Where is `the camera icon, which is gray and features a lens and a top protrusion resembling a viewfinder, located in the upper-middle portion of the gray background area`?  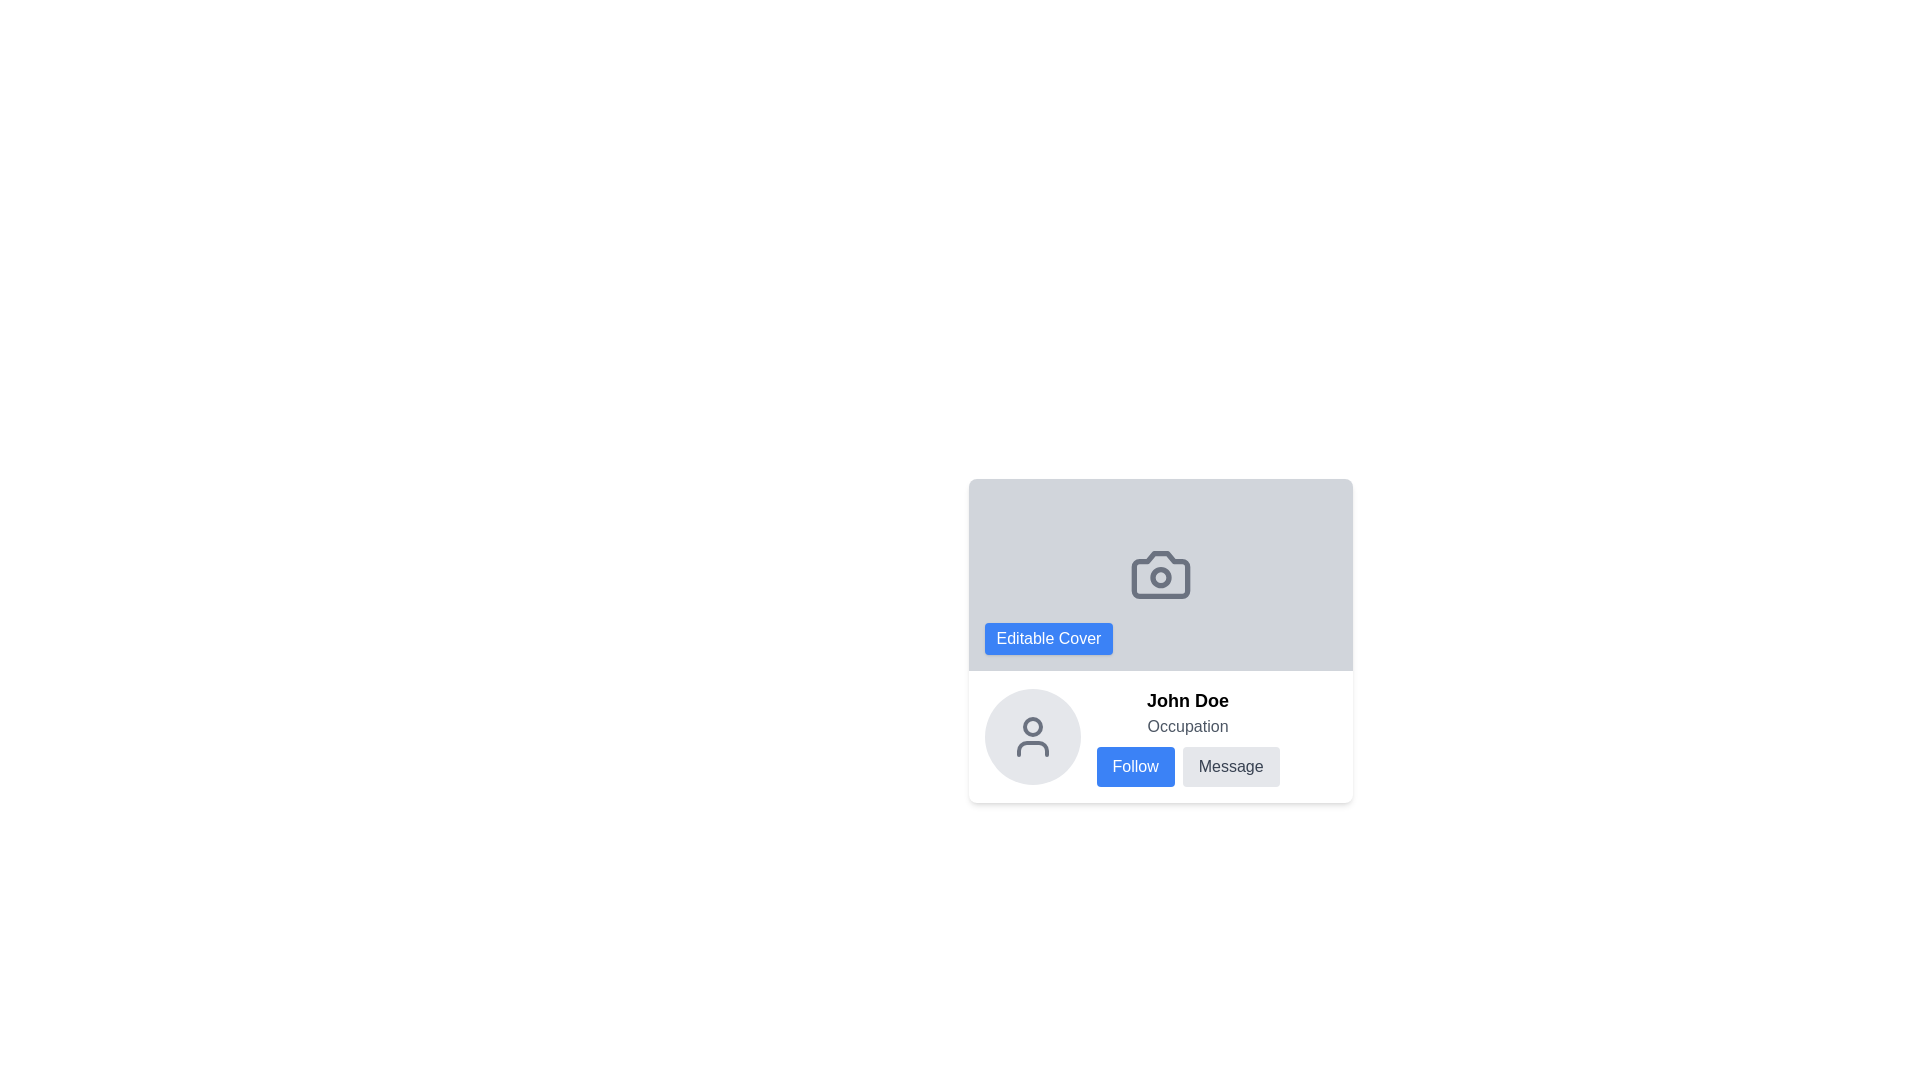
the camera icon, which is gray and features a lens and a top protrusion resembling a viewfinder, located in the upper-middle portion of the gray background area is located at coordinates (1160, 574).